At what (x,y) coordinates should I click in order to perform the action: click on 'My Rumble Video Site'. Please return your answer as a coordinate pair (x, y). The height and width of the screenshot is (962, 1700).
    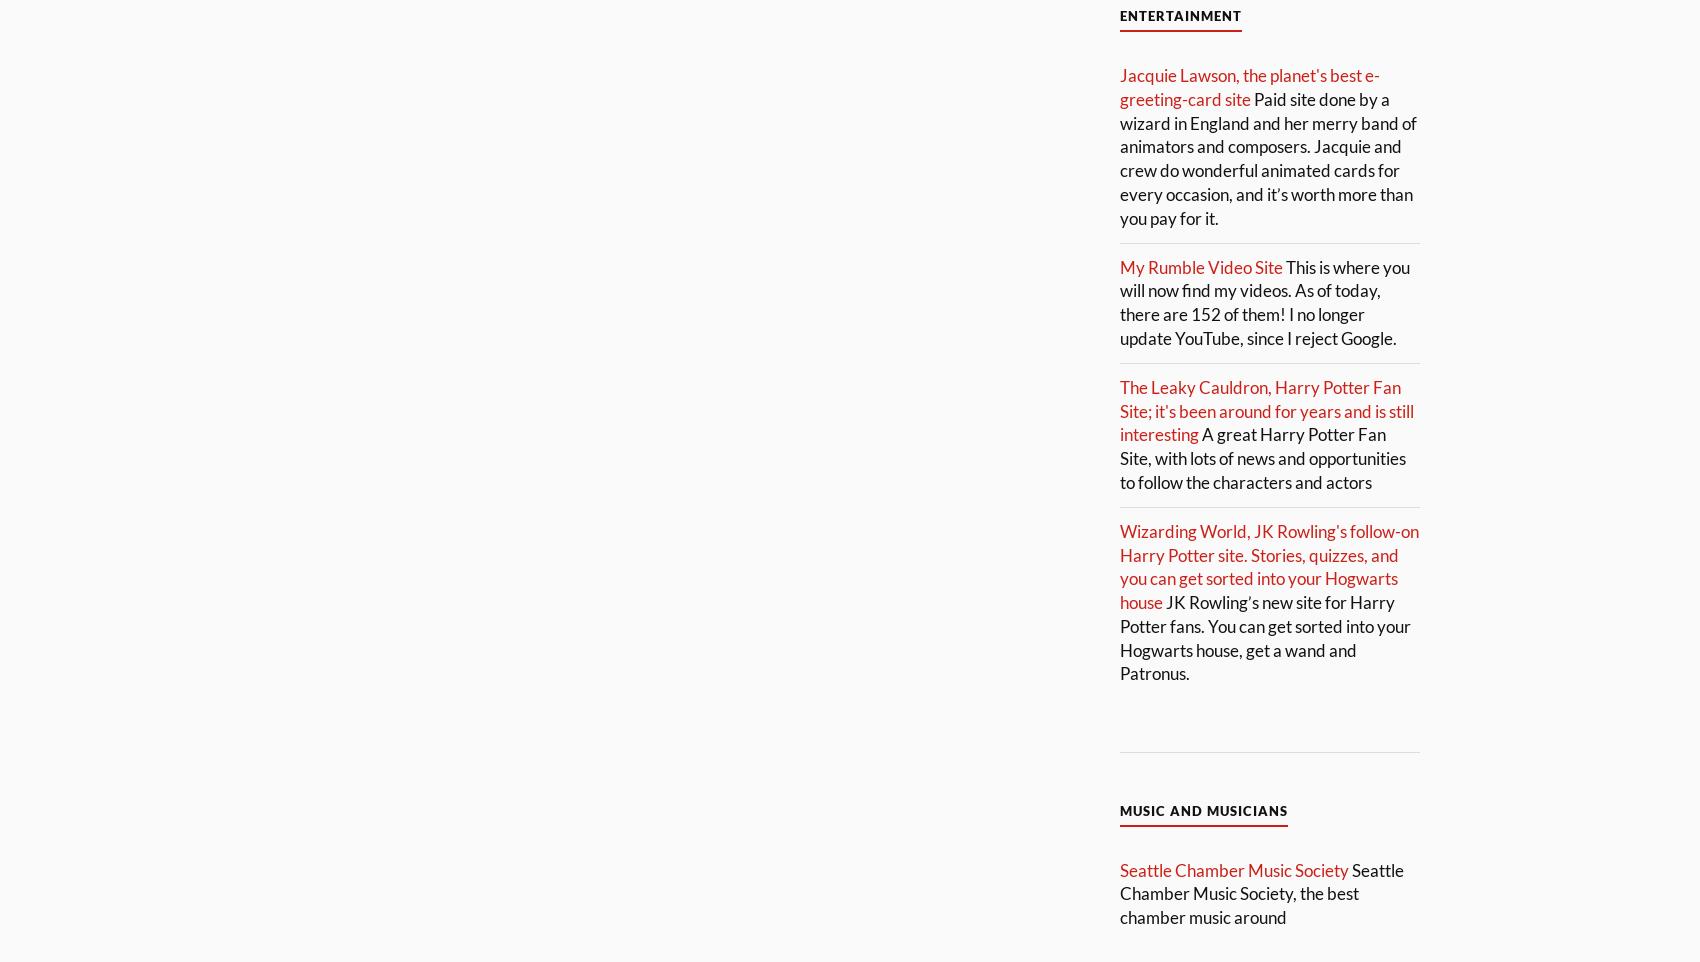
    Looking at the image, I should click on (1119, 266).